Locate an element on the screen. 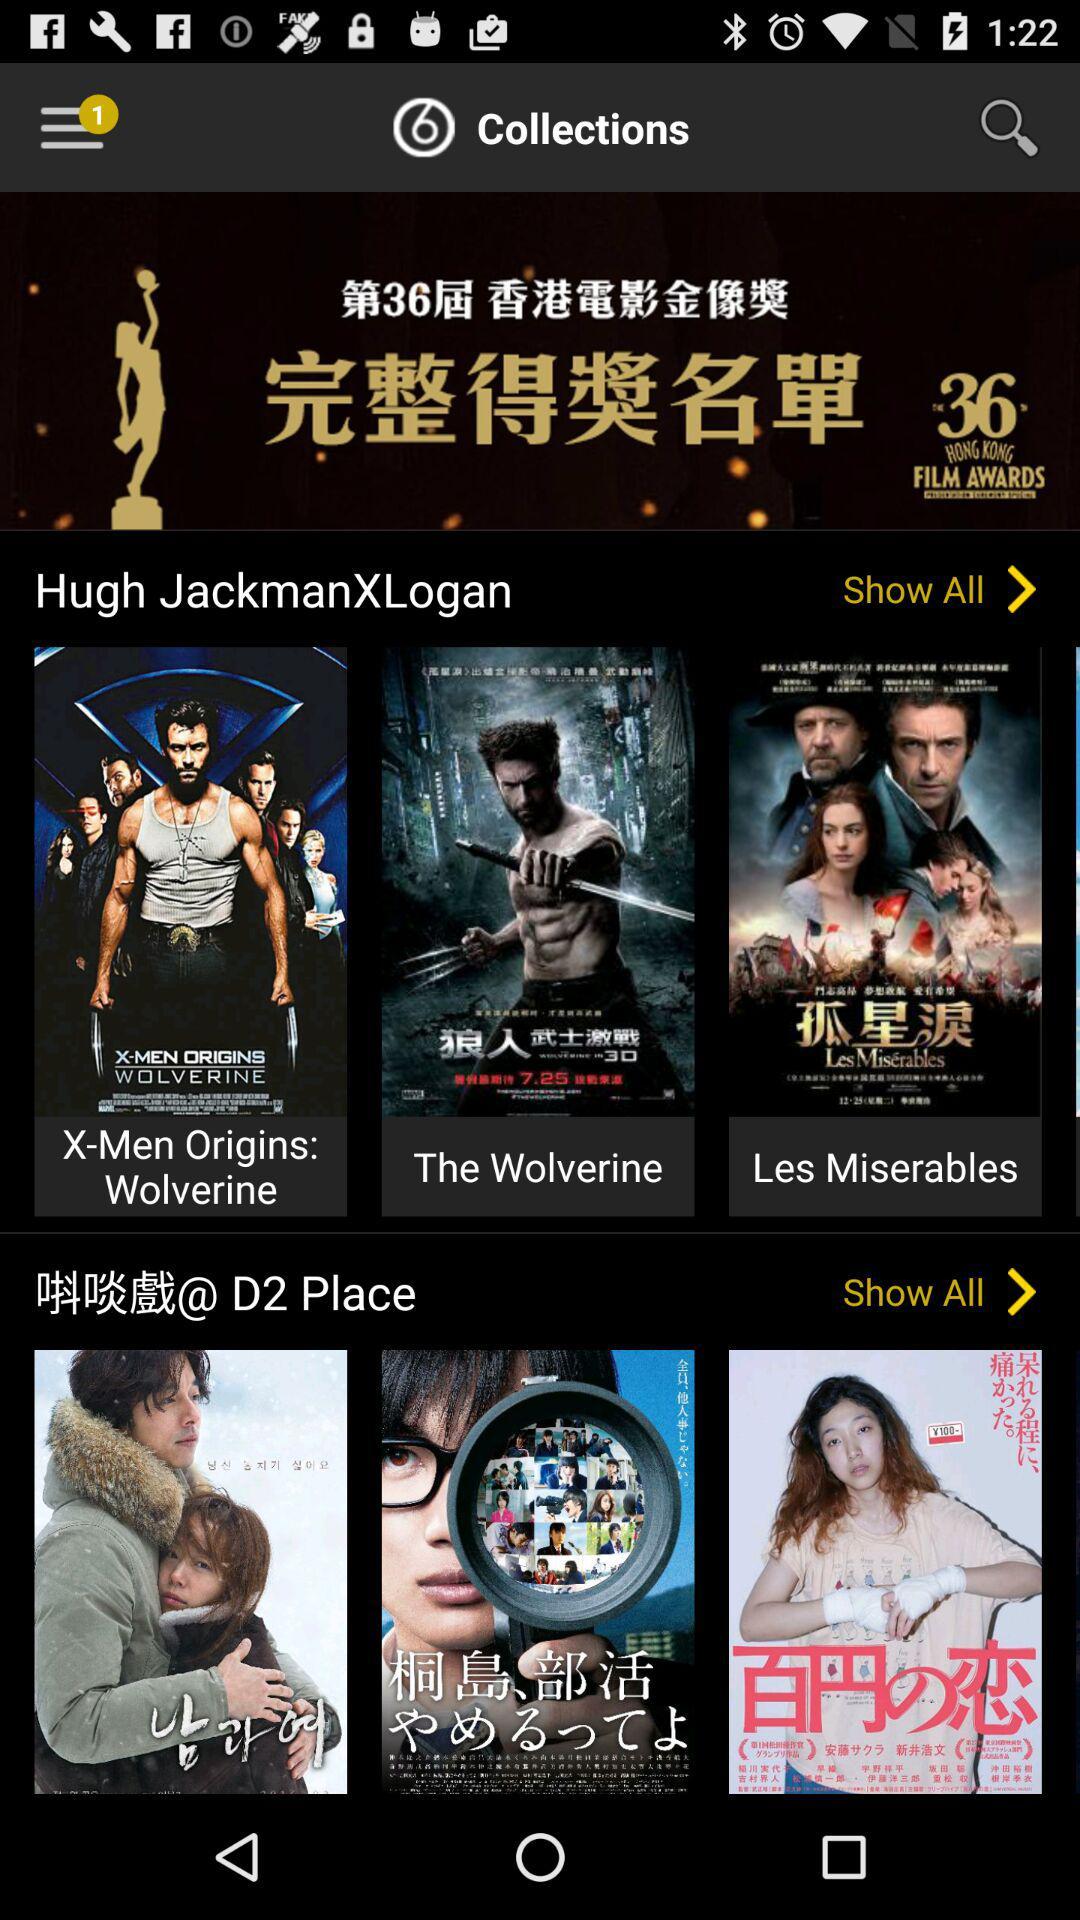 This screenshot has width=1080, height=1920. the button right to first text of show all is located at coordinates (1022, 588).